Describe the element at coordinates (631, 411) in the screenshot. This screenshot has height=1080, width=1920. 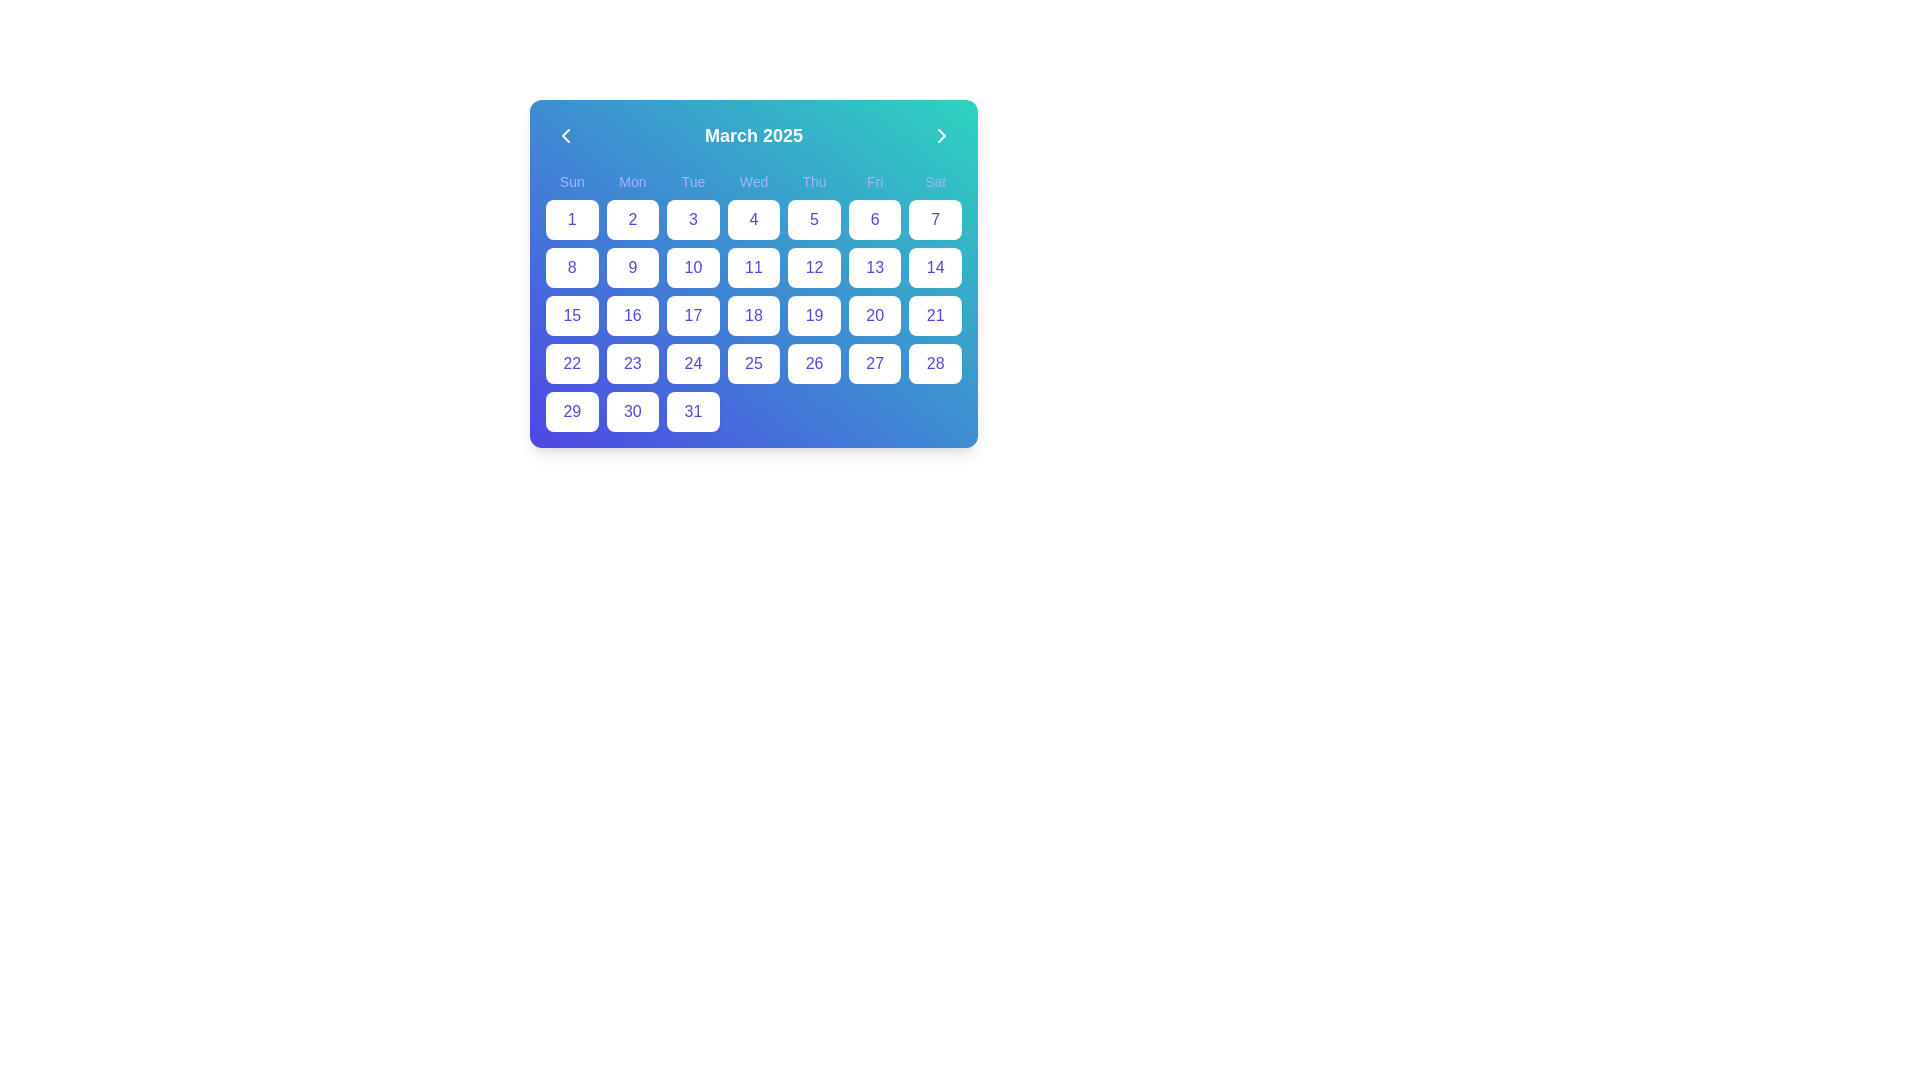
I see `the calendar button located in the bottom row, sixth column for keyboard interaction` at that location.